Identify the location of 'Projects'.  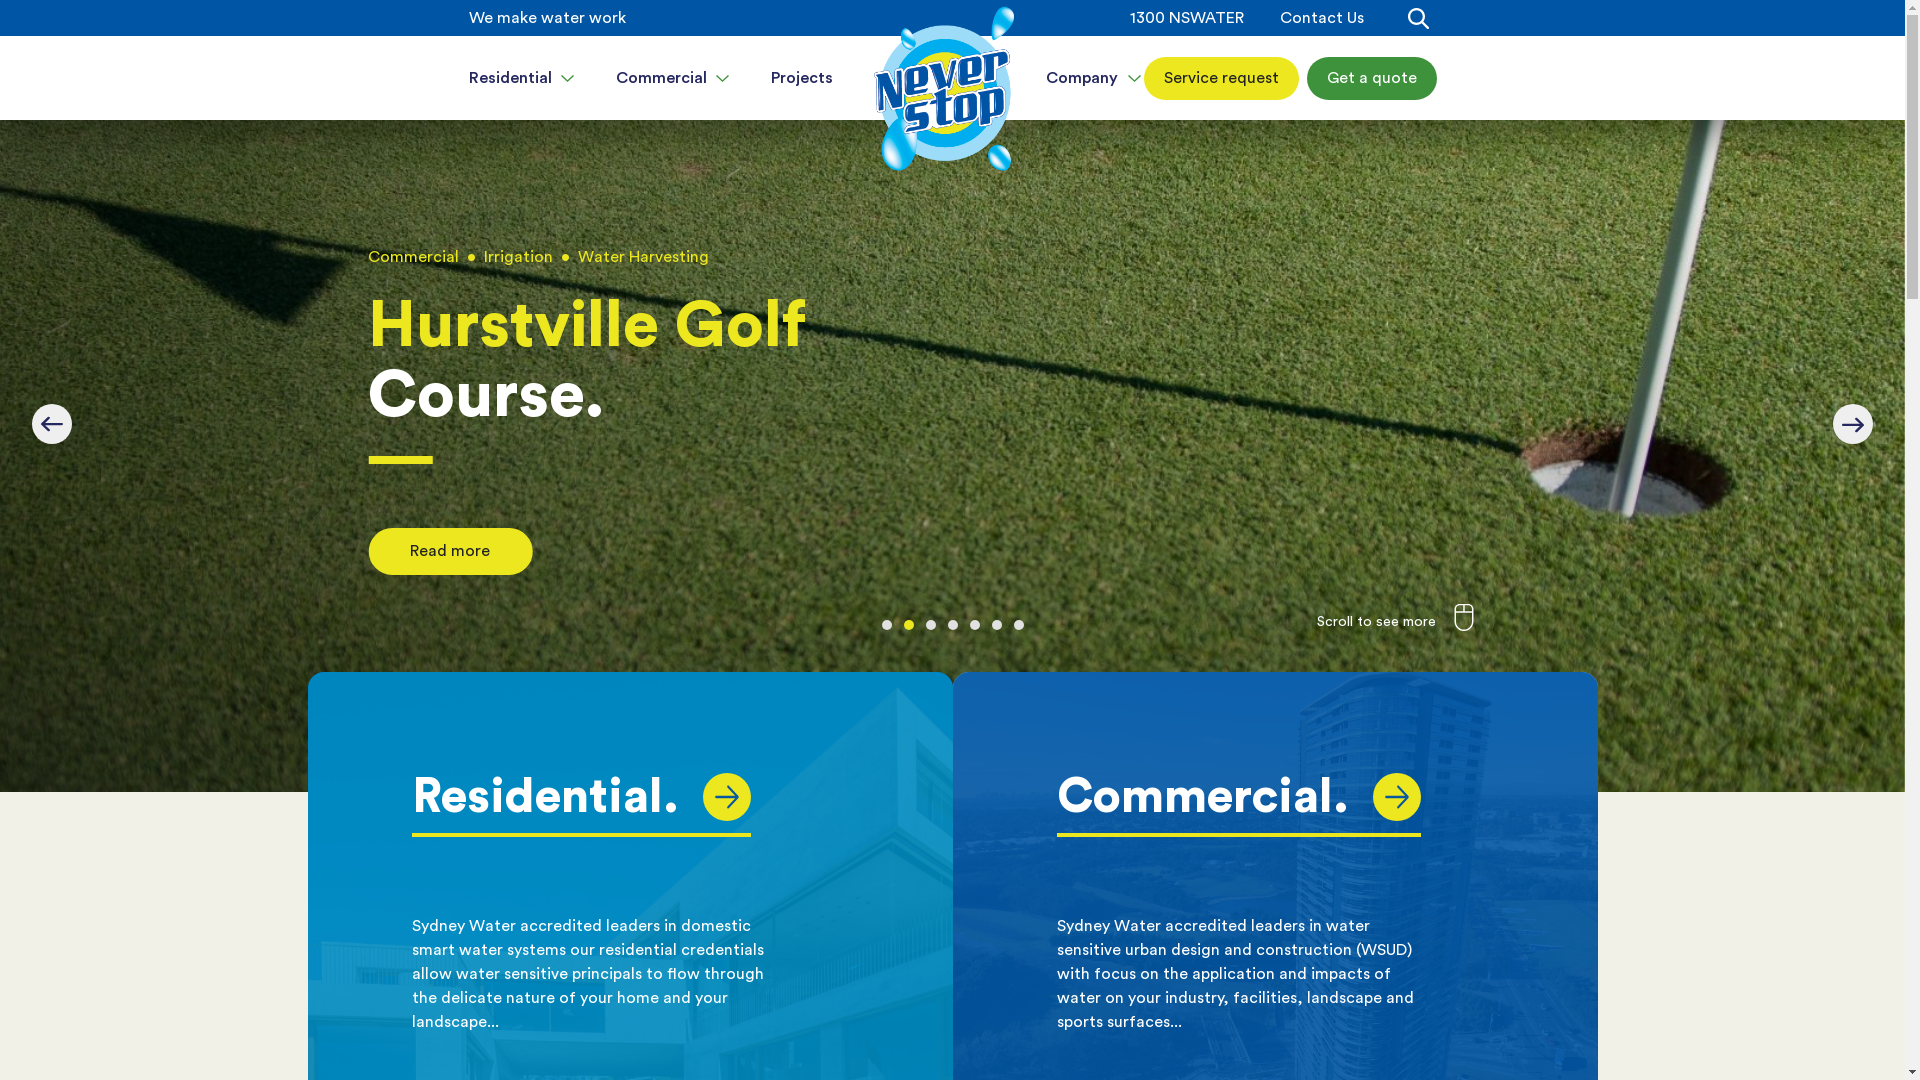
(801, 76).